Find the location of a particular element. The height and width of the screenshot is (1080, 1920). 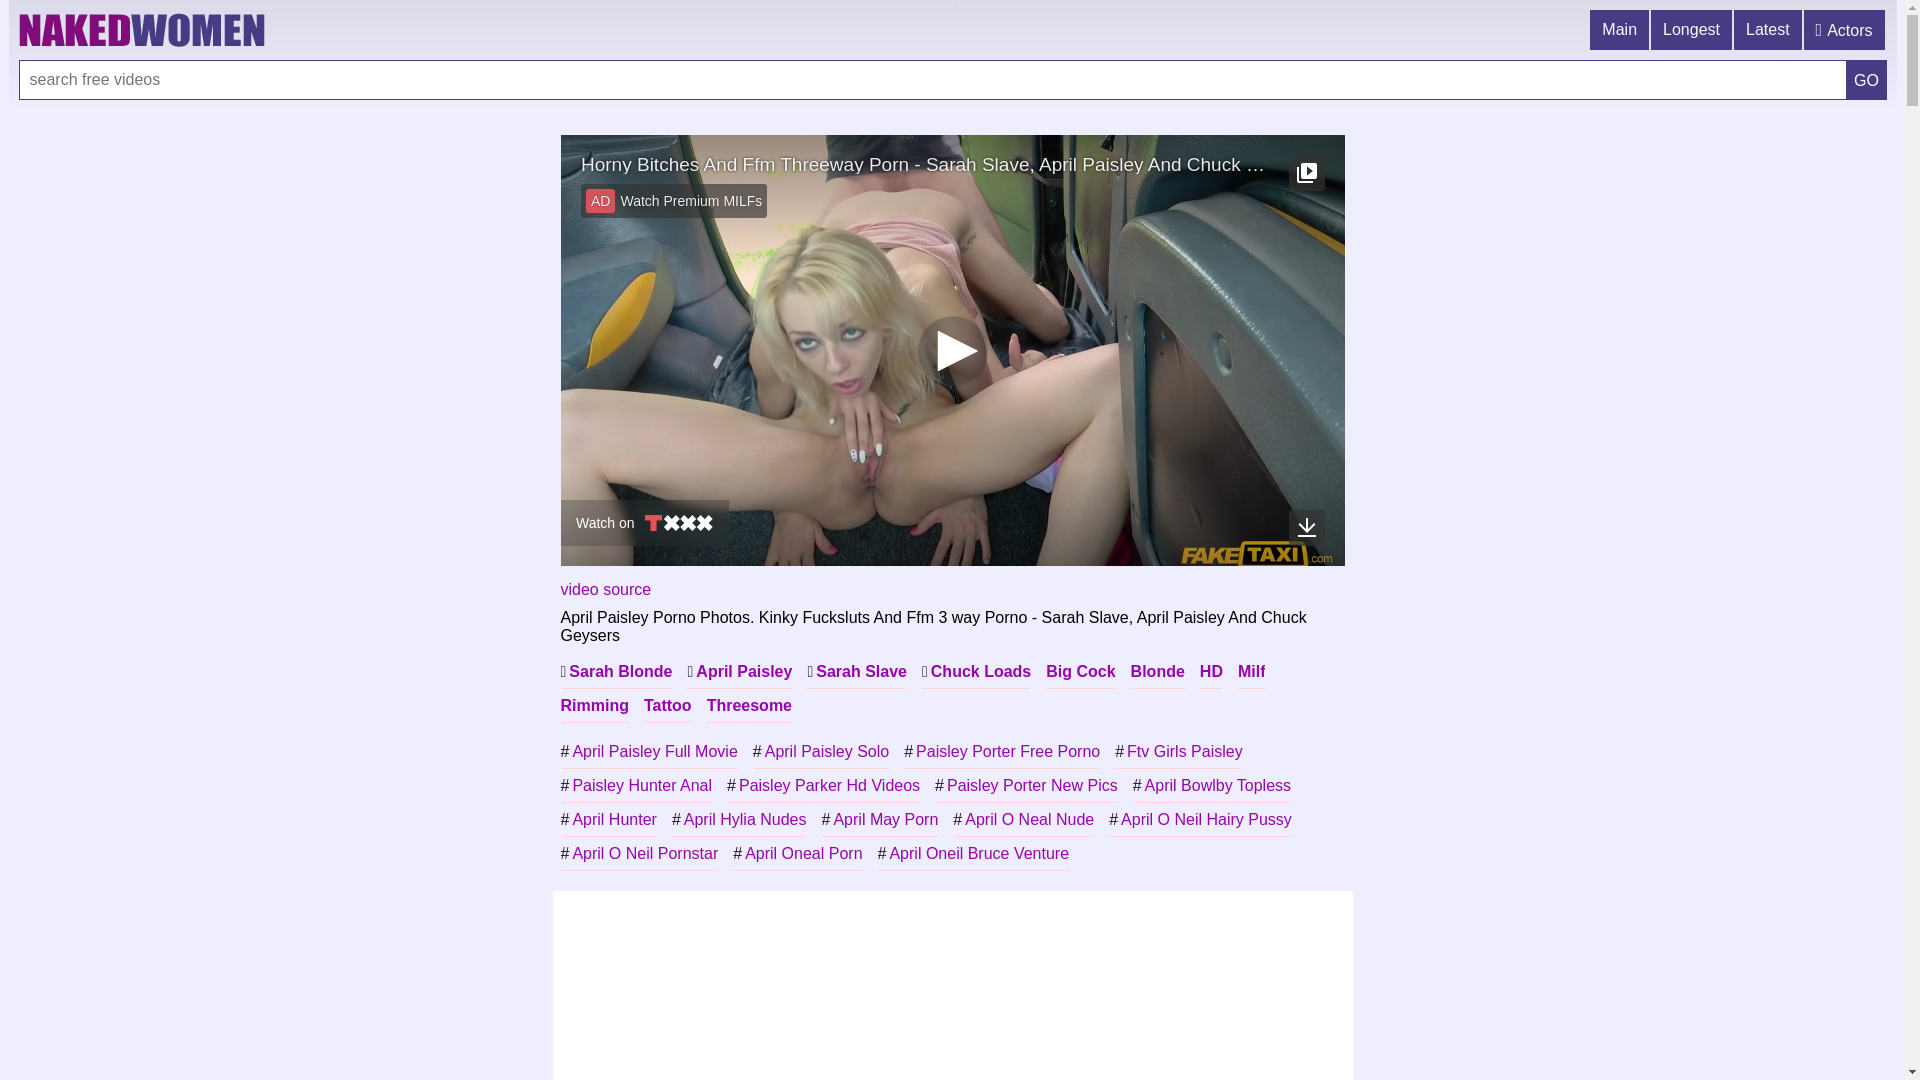

'Blonde' is located at coordinates (1157, 671).